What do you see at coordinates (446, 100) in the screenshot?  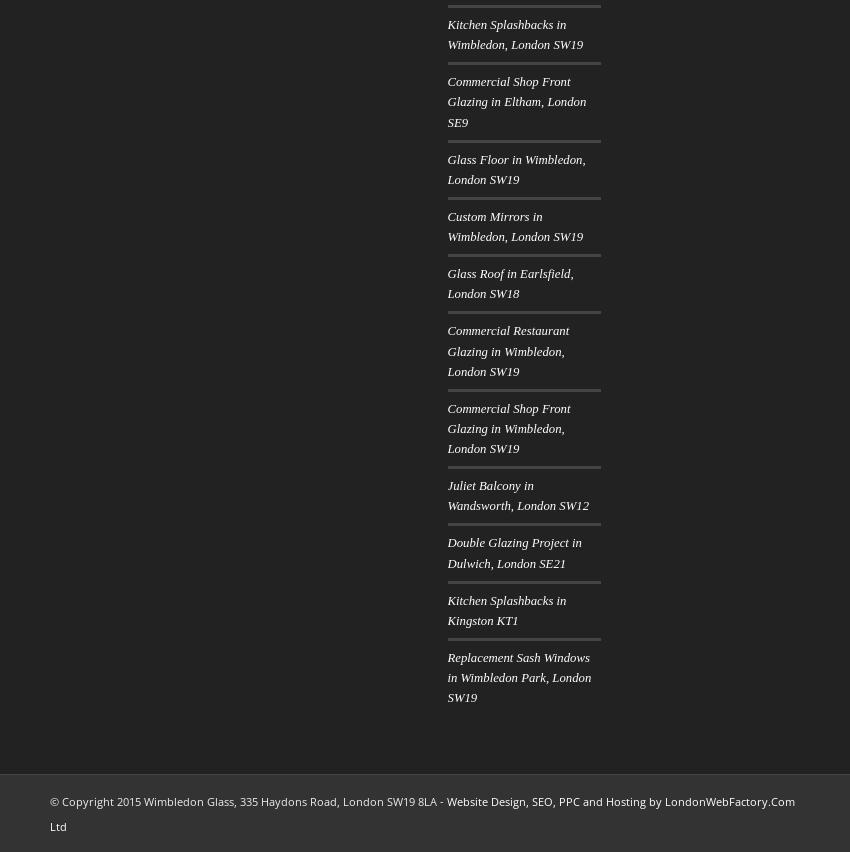 I see `'Commercial Shop Front Glazing in Eltham, London SE9'` at bounding box center [446, 100].